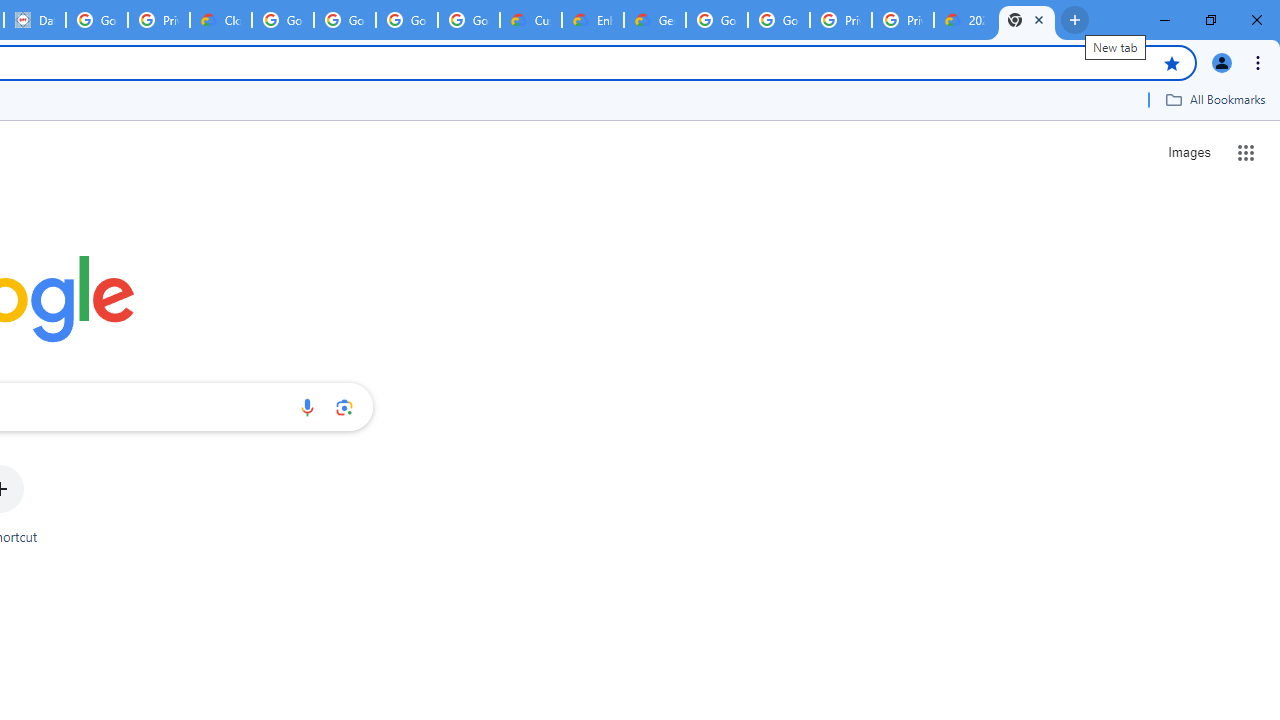 Image resolution: width=1280 pixels, height=720 pixels. I want to click on 'Enhanced Support | Google Cloud', so click(592, 20).